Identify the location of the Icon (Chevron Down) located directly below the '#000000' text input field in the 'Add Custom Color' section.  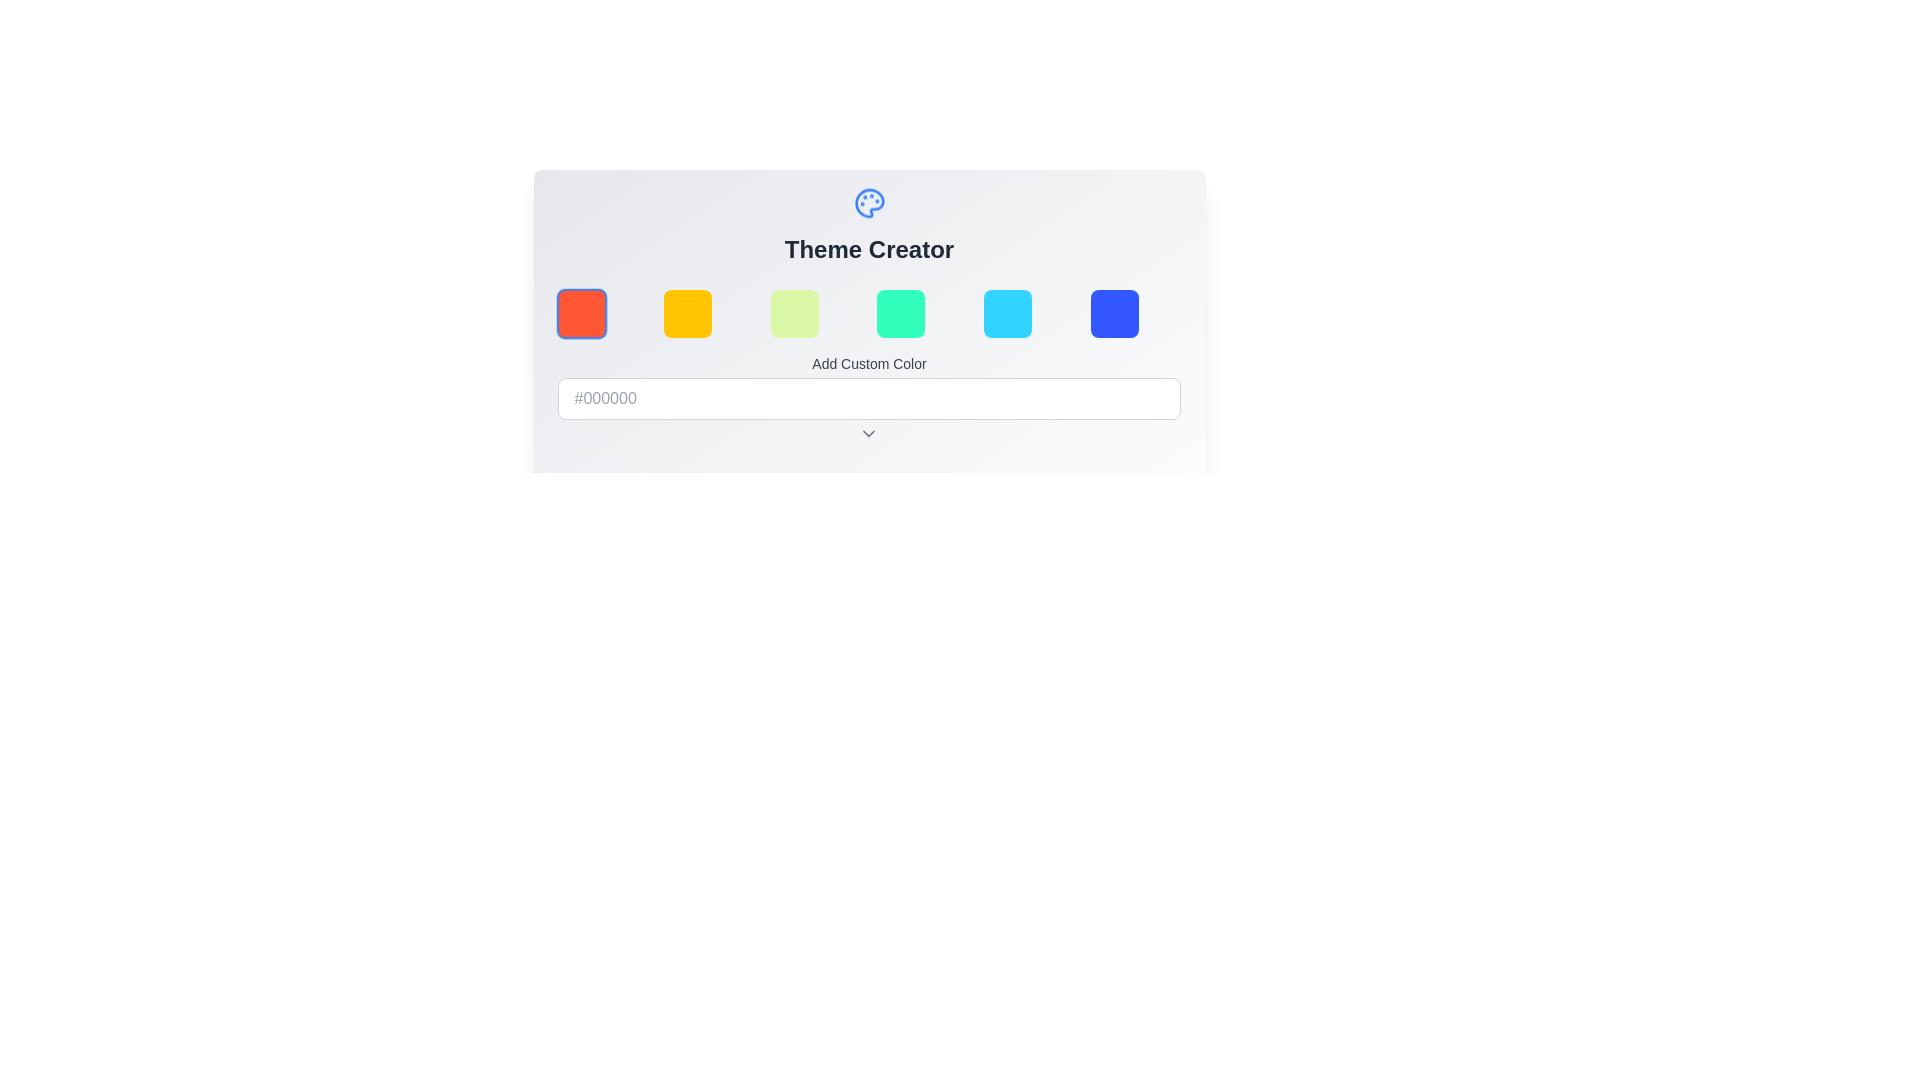
(869, 433).